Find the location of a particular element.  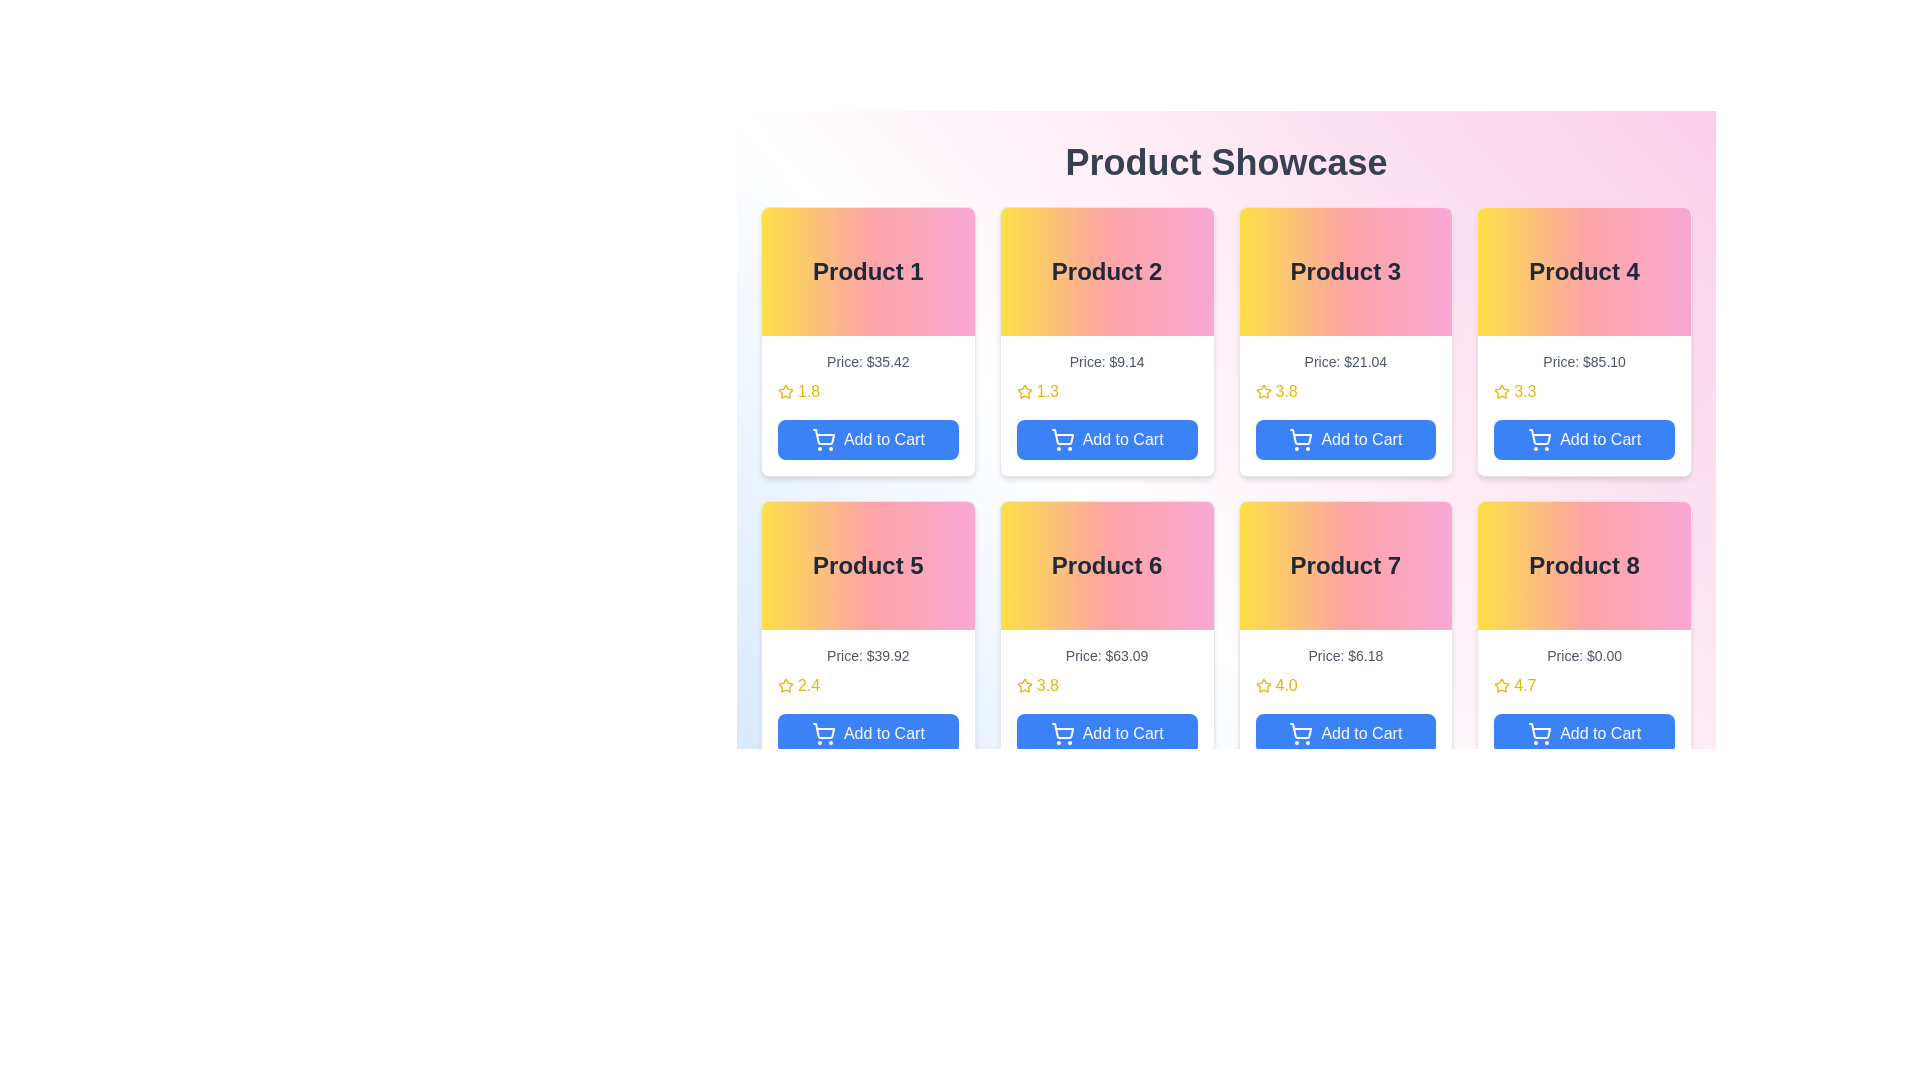

the shopping cart icon located within the 'Add to Cart' button for 'Product 3', which is outlined with a thin stroke in a minimalistic monochromatic design is located at coordinates (1301, 436).